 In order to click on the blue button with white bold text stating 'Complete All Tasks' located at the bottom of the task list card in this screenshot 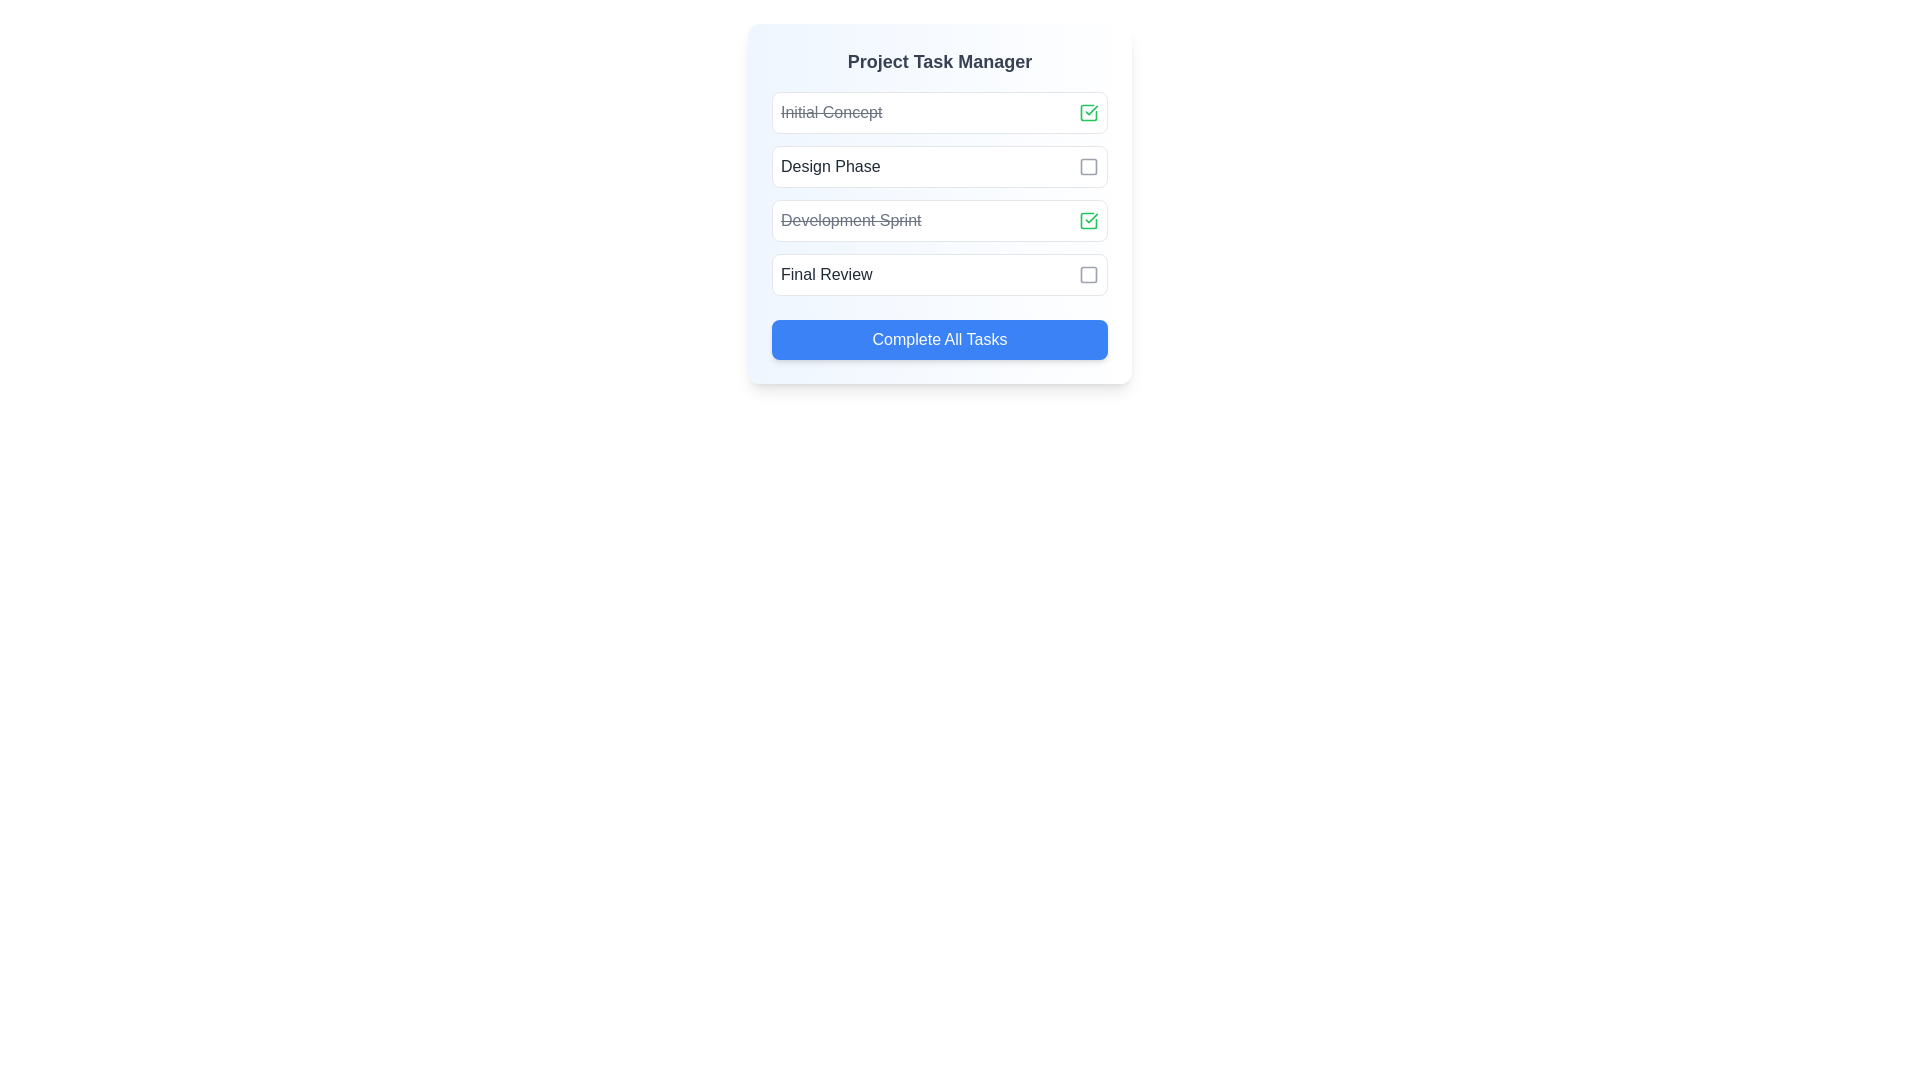, I will do `click(939, 338)`.